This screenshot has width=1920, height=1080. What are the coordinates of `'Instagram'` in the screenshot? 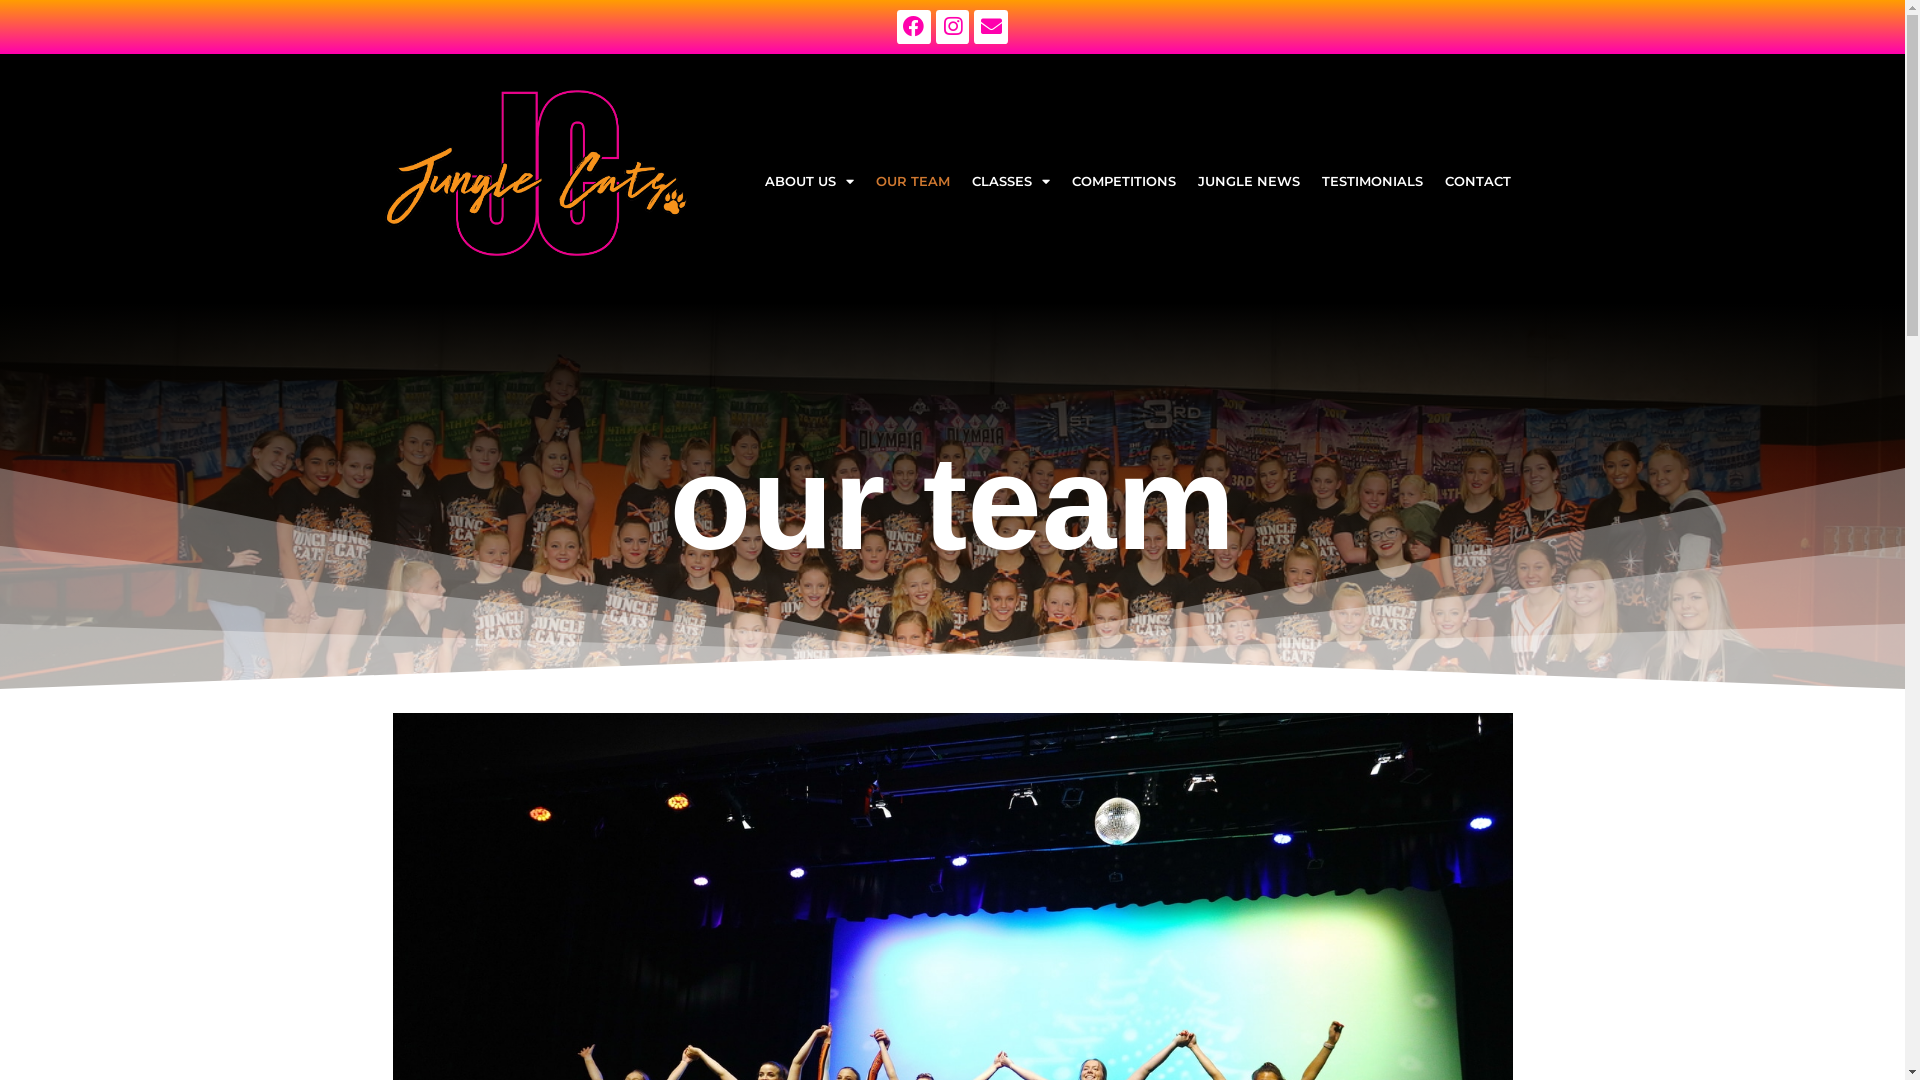 It's located at (935, 27).